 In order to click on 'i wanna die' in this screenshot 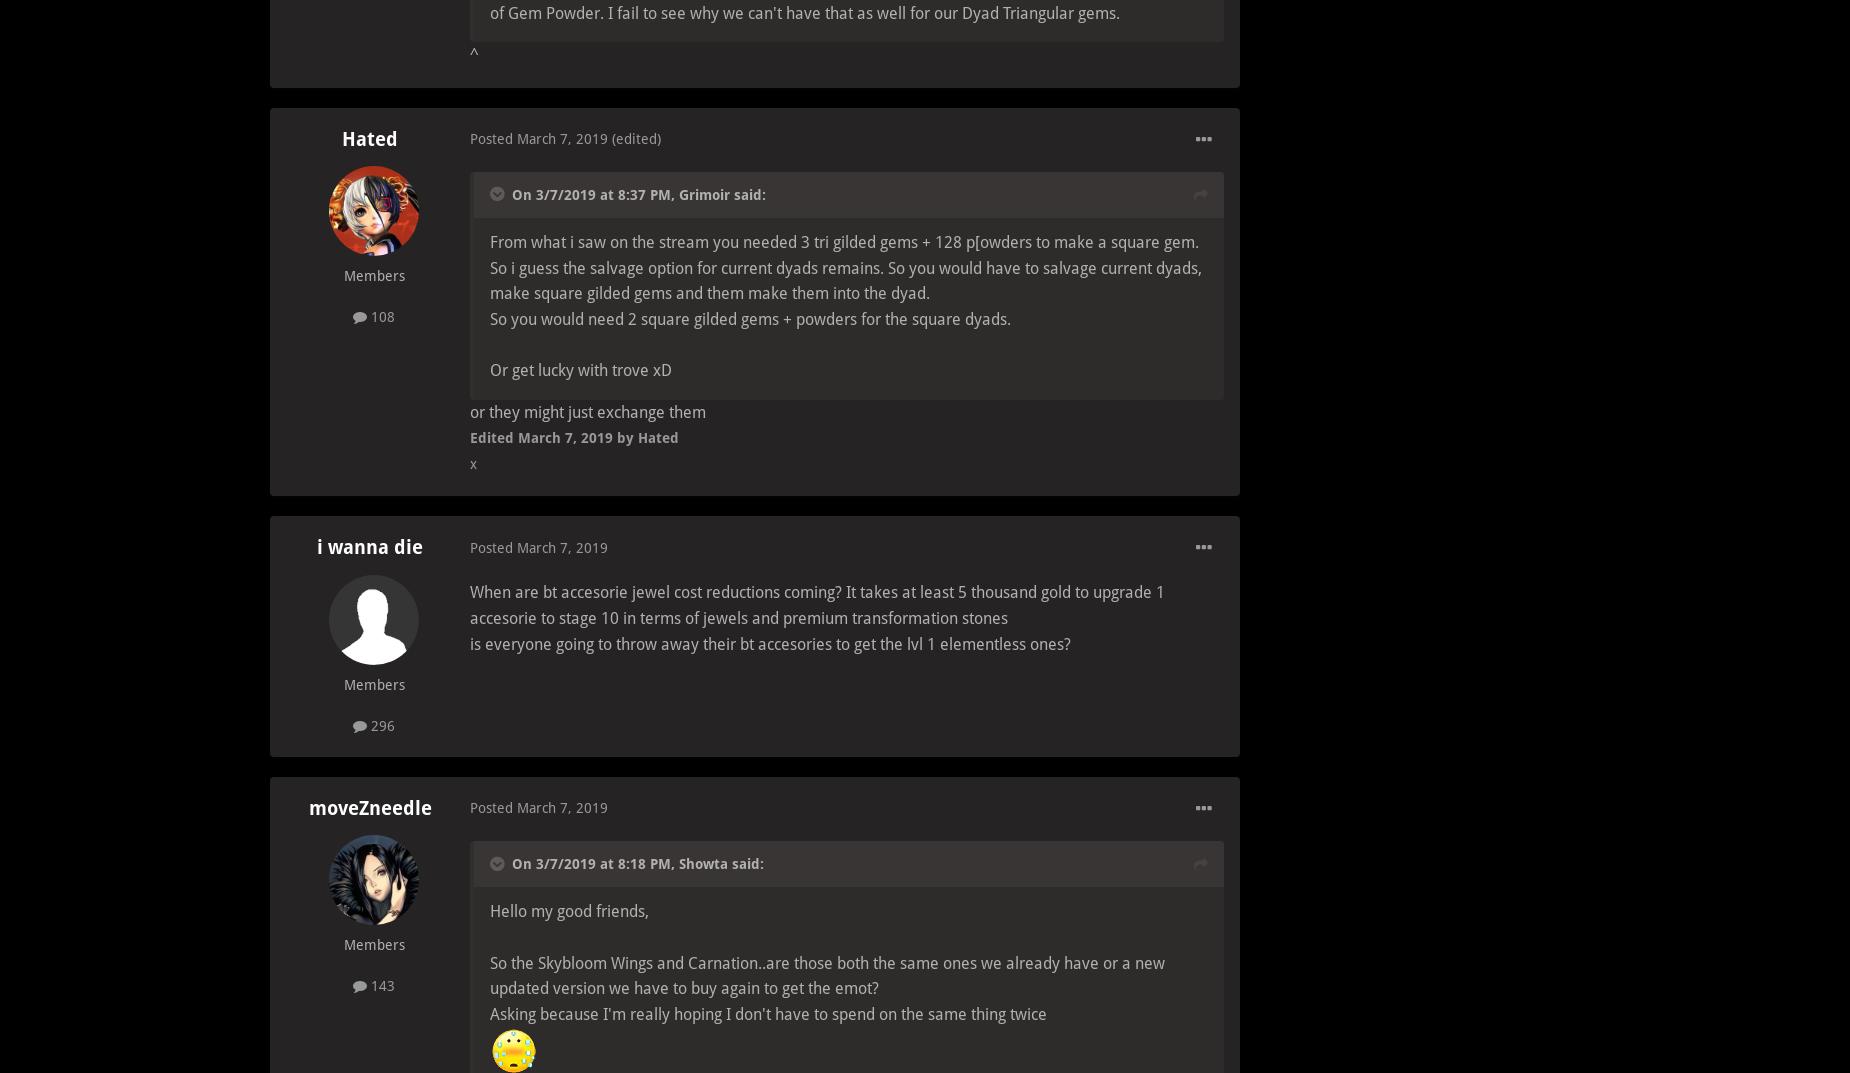, I will do `click(369, 547)`.